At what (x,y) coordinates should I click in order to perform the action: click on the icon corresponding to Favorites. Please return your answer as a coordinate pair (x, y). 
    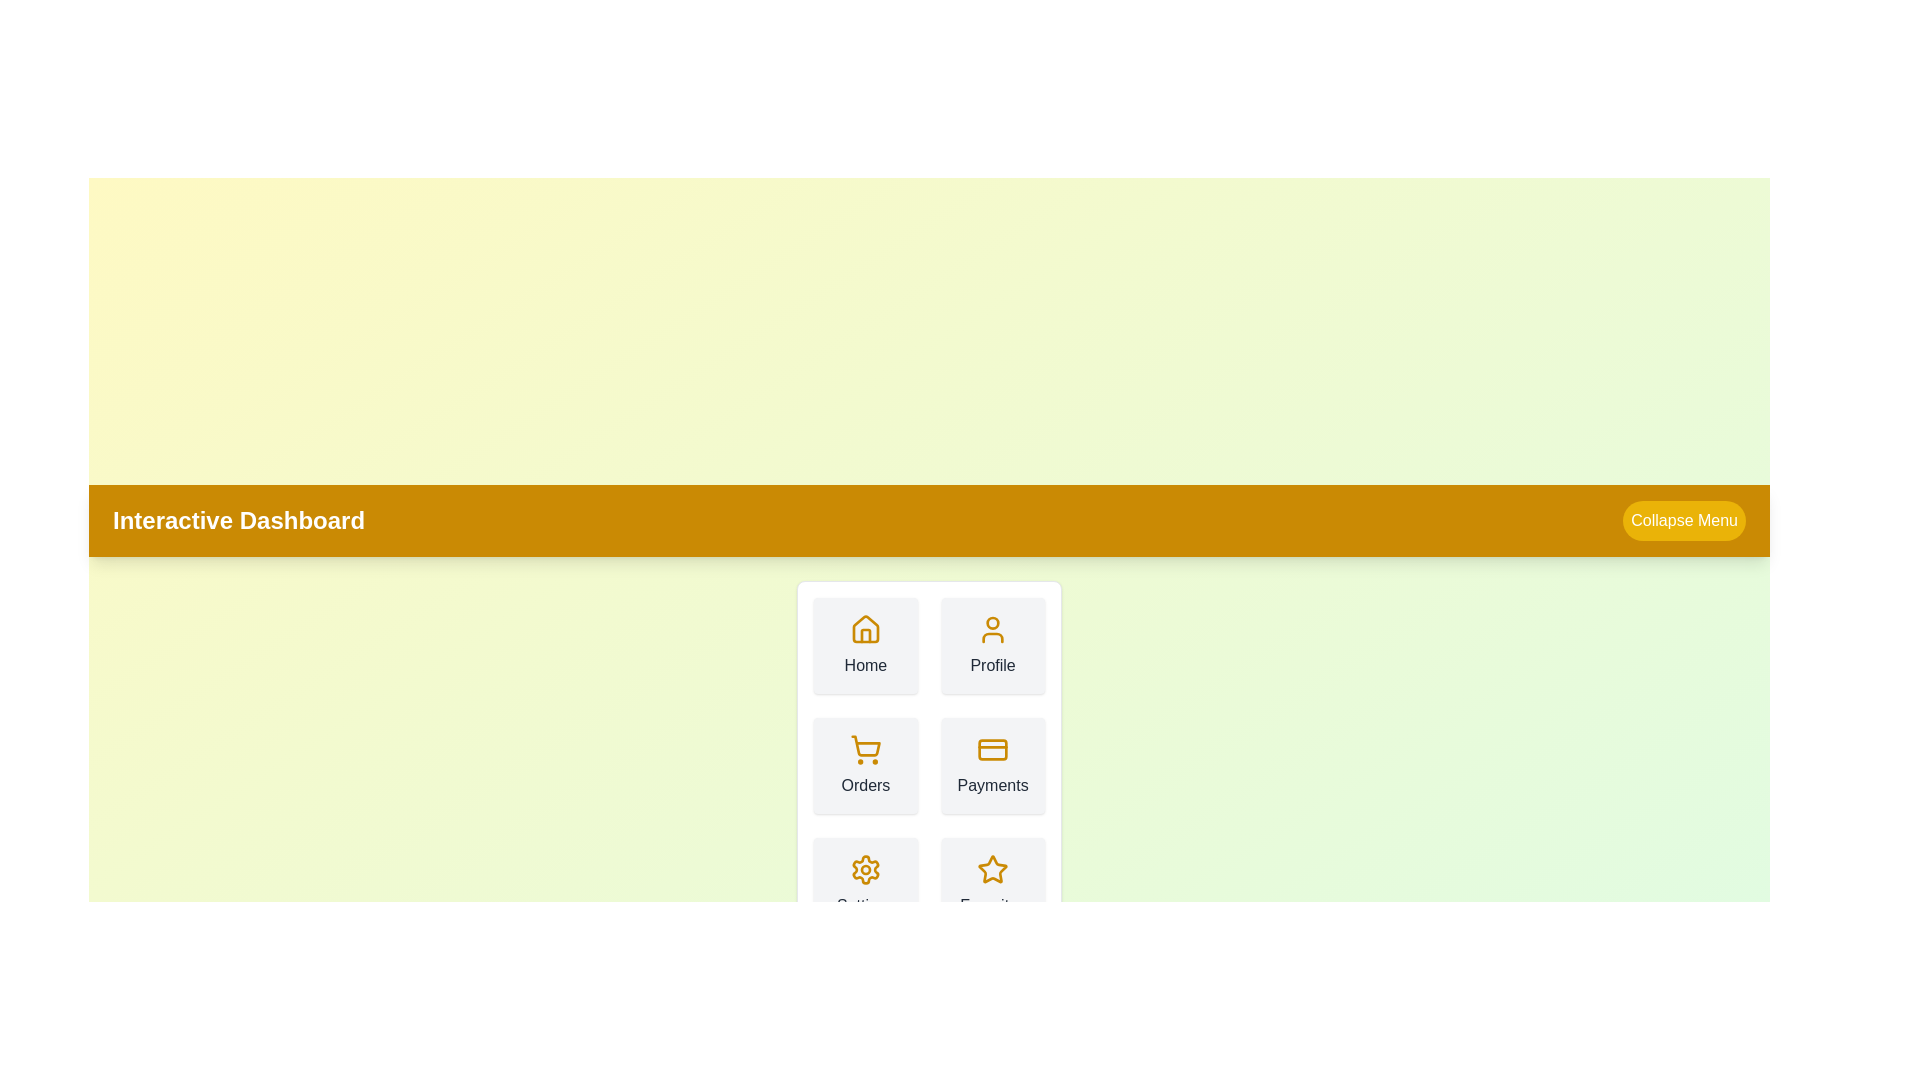
    Looking at the image, I should click on (993, 869).